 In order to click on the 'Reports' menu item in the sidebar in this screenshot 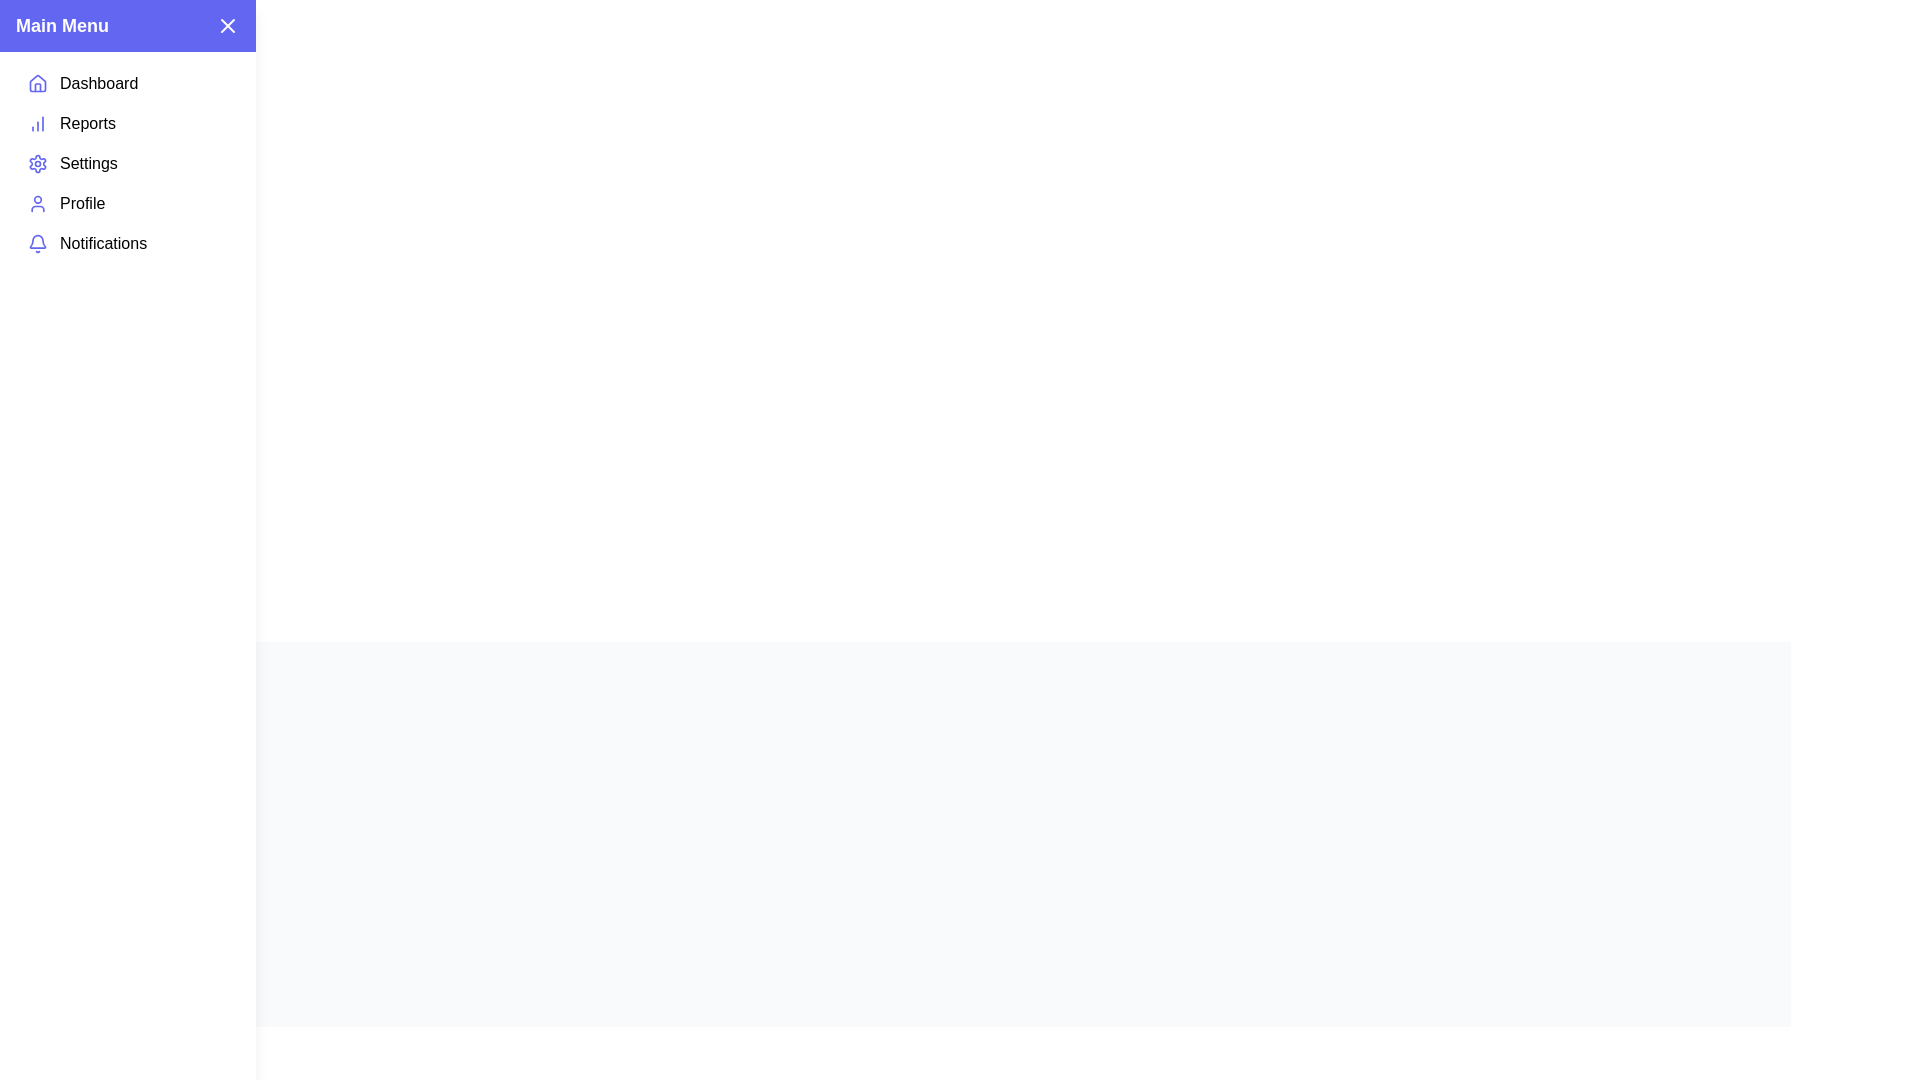, I will do `click(127, 123)`.